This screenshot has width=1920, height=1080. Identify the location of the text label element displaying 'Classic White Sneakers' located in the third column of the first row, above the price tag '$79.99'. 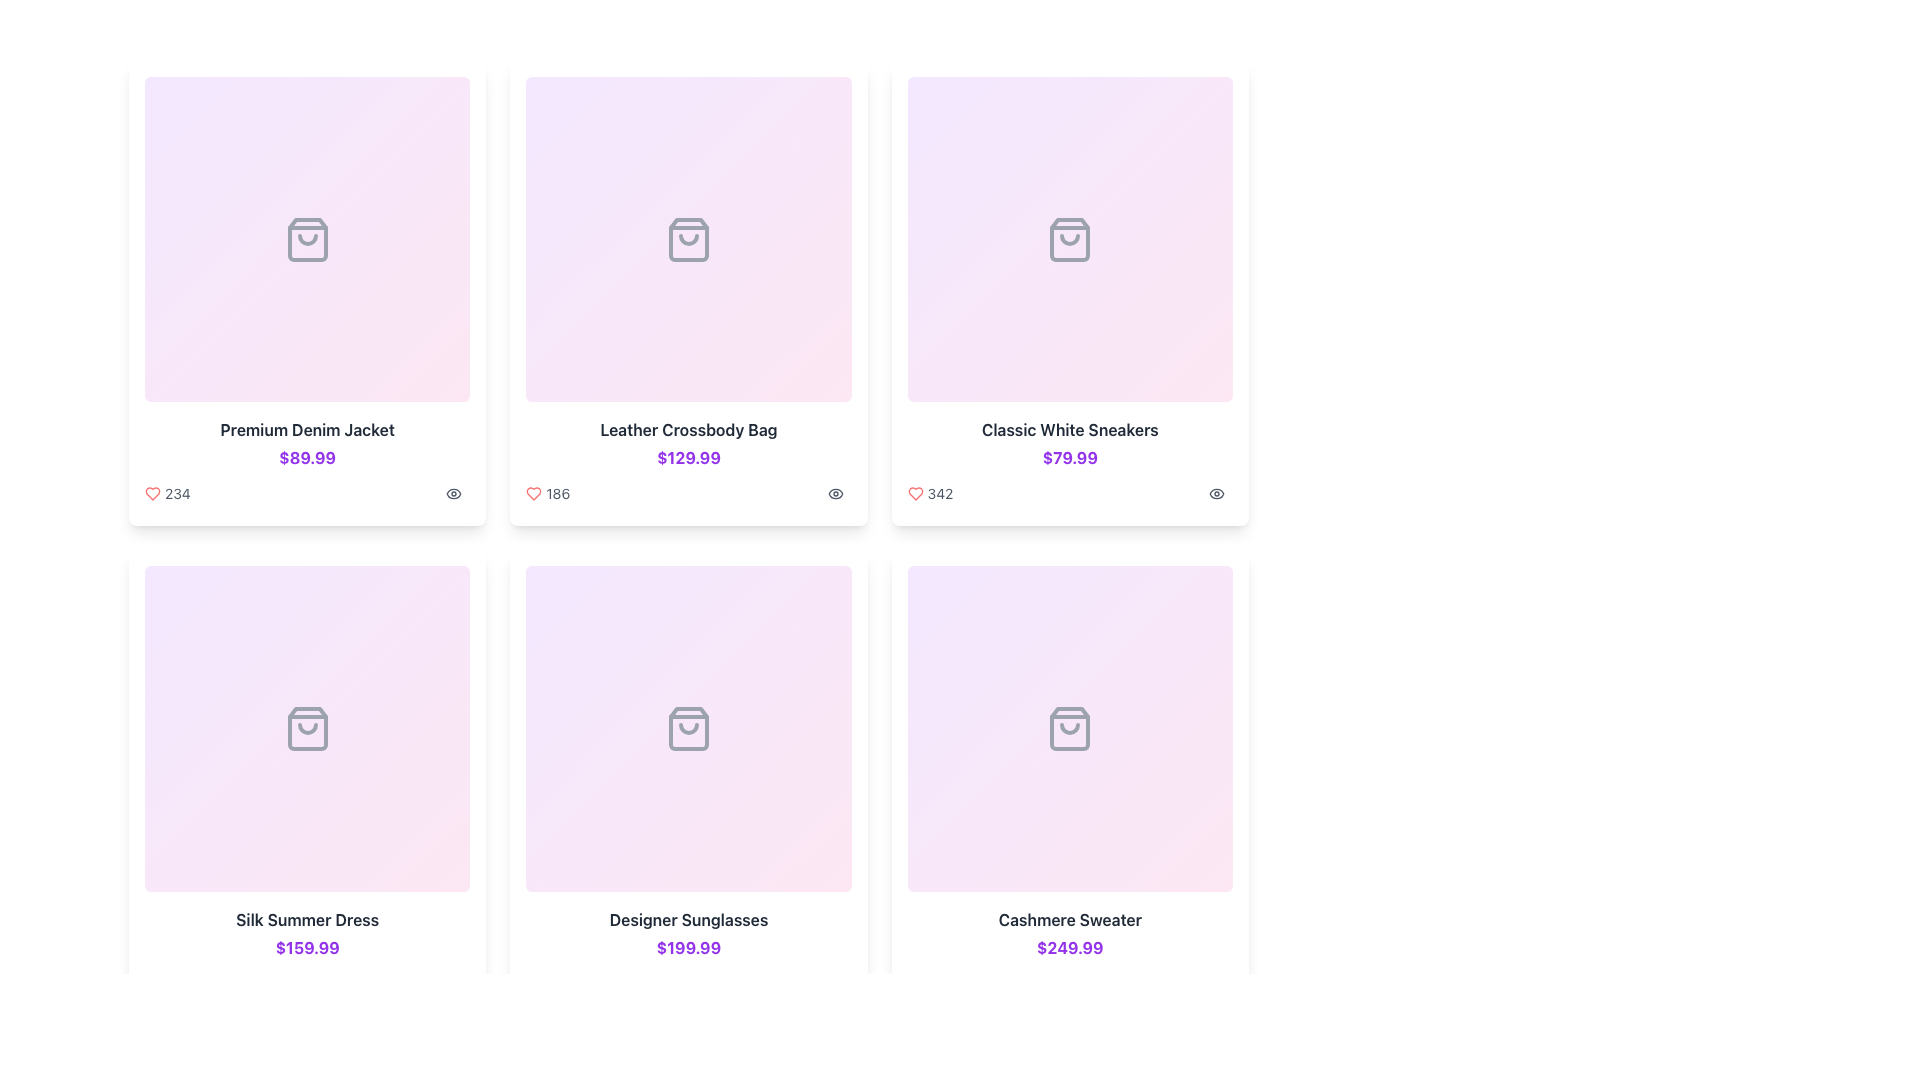
(1069, 429).